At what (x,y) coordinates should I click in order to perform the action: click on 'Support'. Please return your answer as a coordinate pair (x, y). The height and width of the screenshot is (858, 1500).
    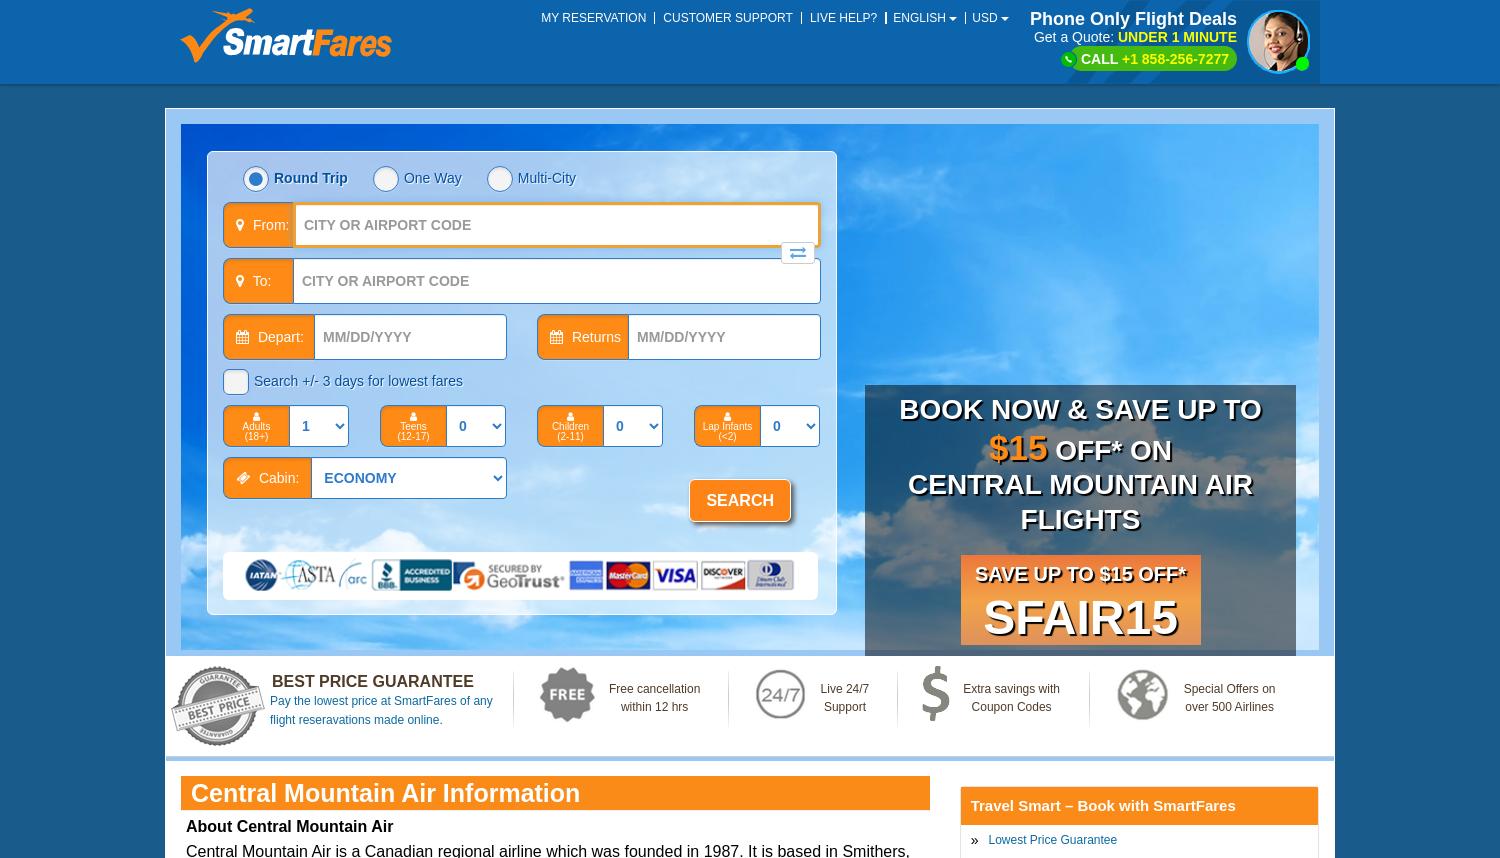
    Looking at the image, I should click on (843, 705).